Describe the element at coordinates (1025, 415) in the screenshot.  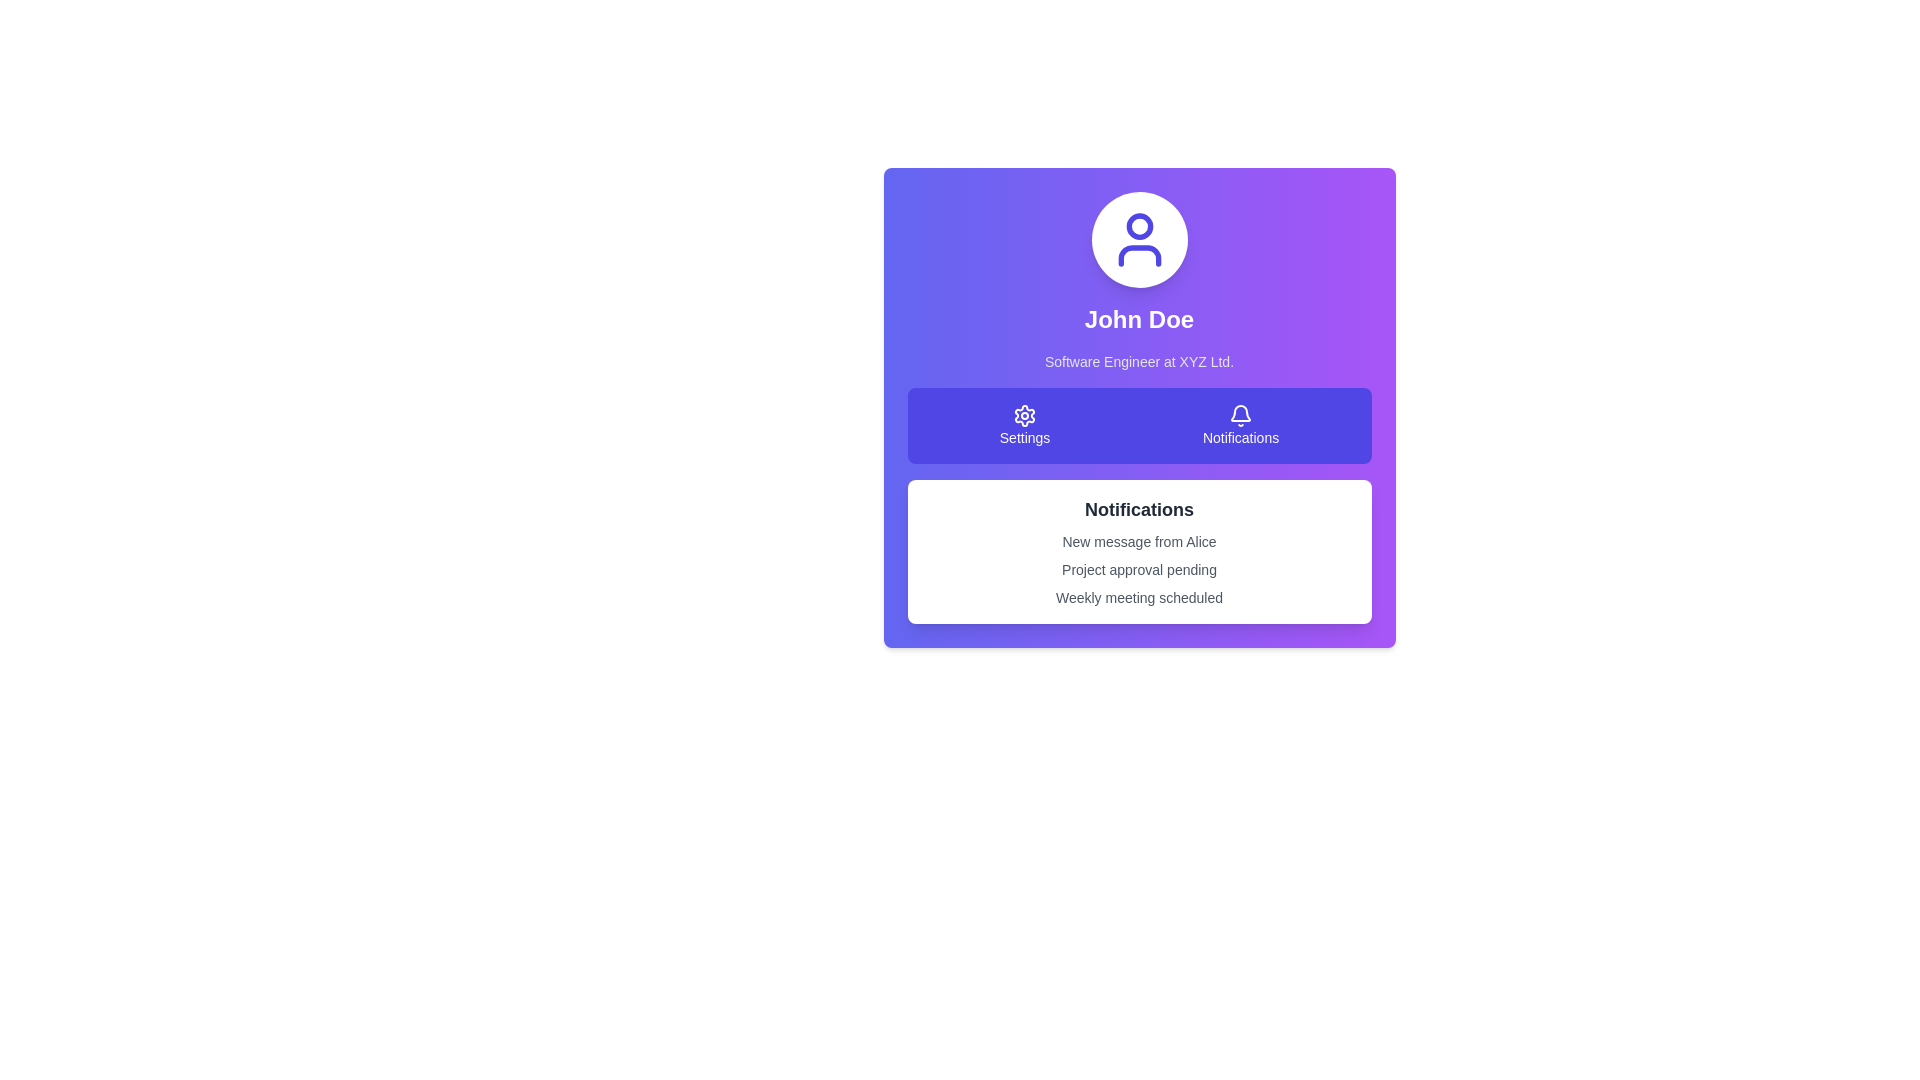
I see `the 'Settings' icon, which is the first icon in a row of two icons located below the user information section` at that location.